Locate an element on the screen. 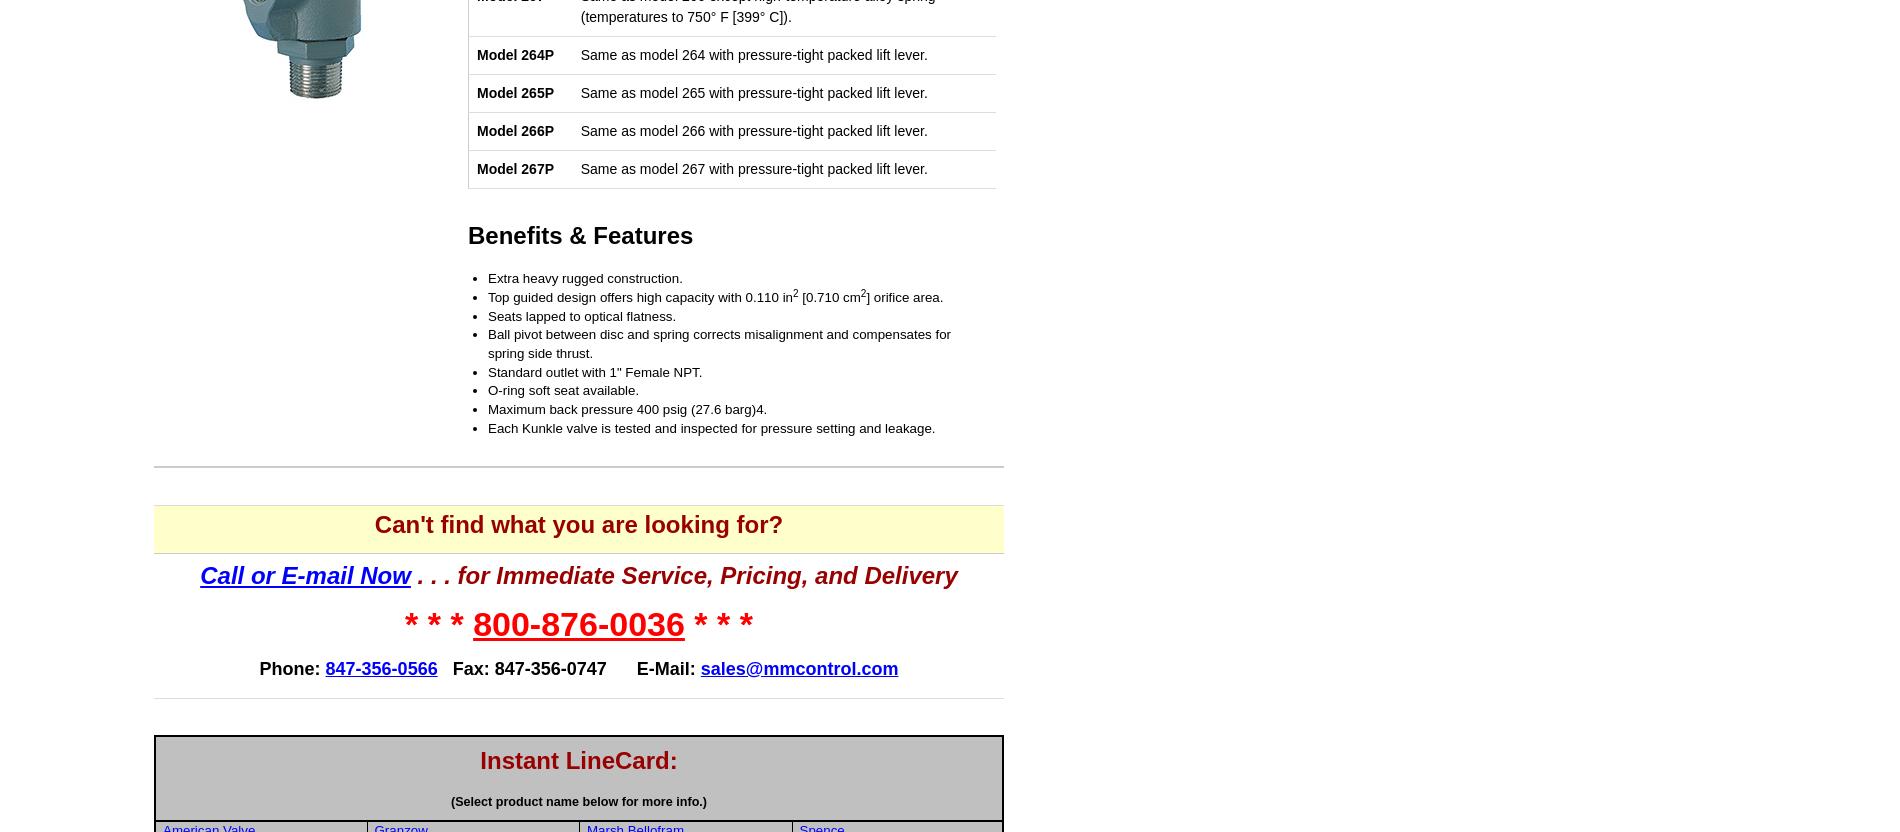  'Phone:' is located at coordinates (291, 669).